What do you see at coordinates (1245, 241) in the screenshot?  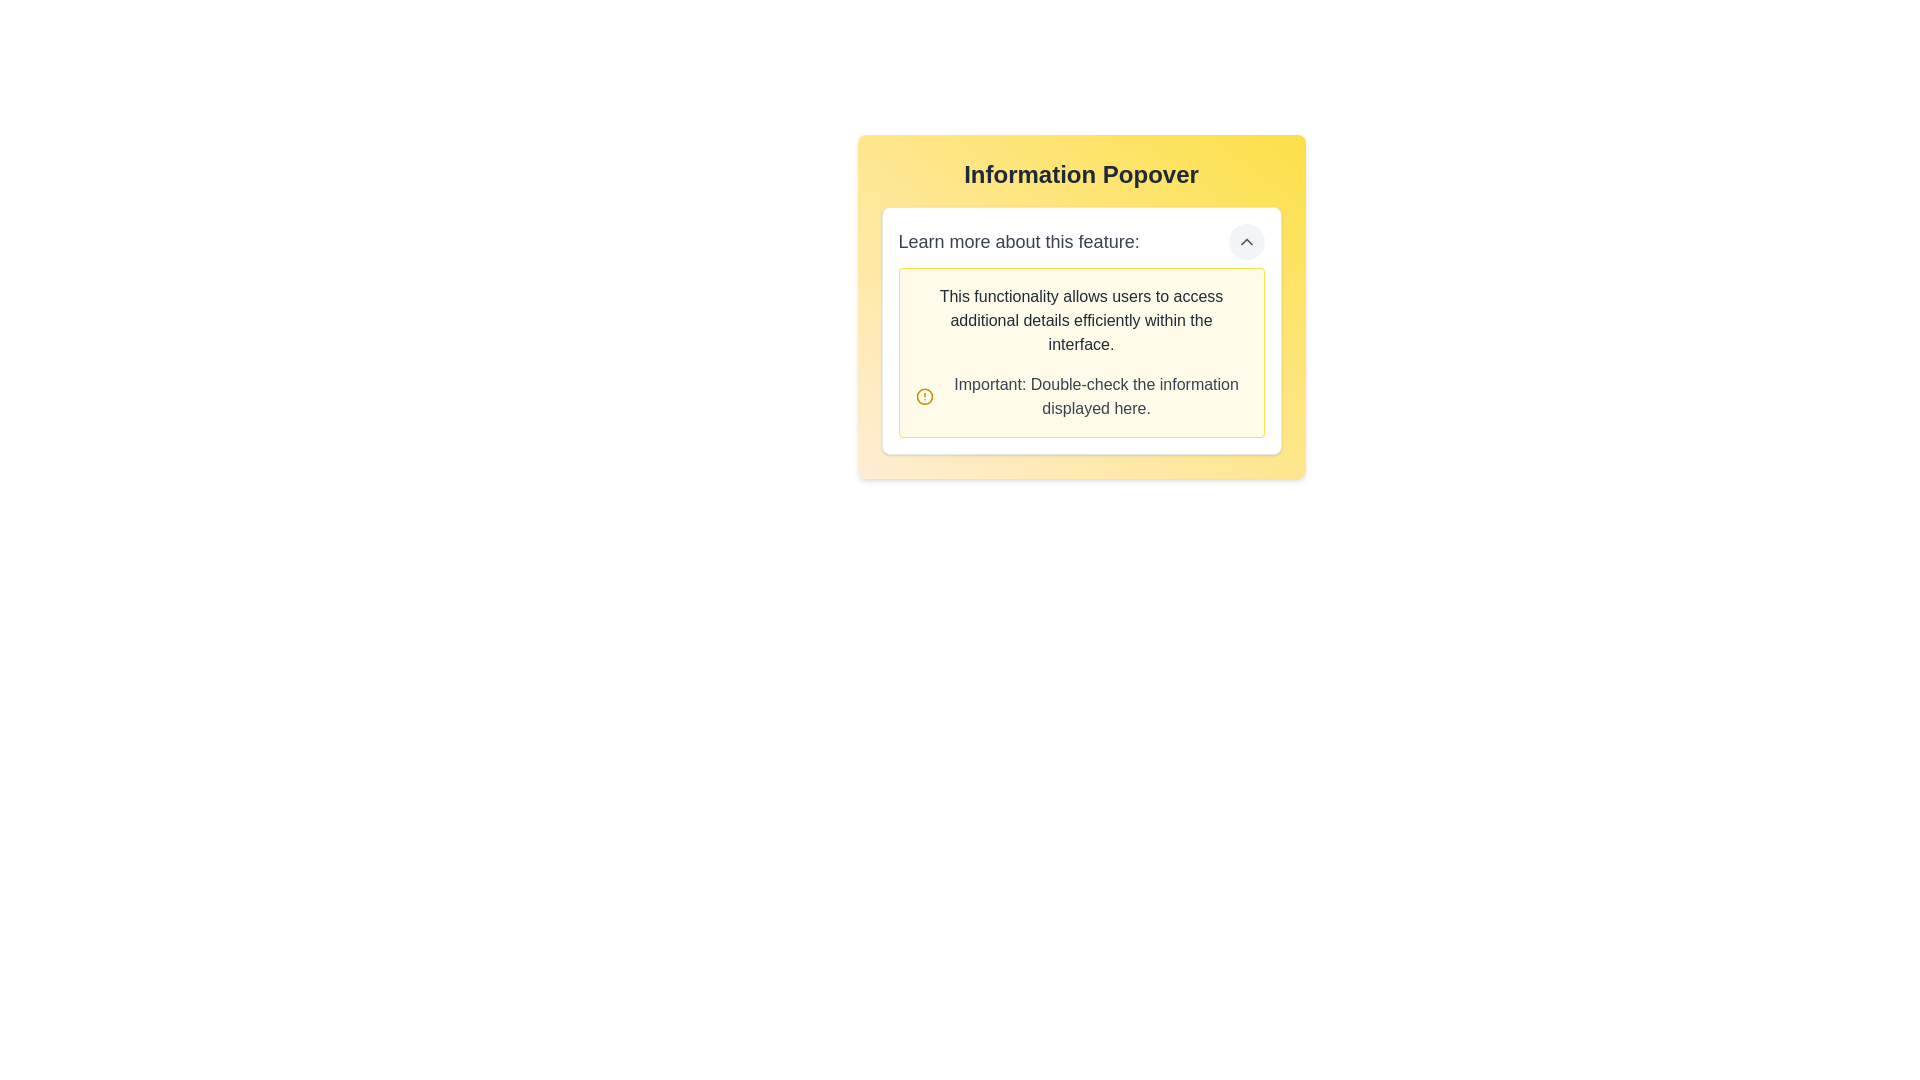 I see `the circular button with a light gray background and an upward-pointing chevron icon` at bounding box center [1245, 241].